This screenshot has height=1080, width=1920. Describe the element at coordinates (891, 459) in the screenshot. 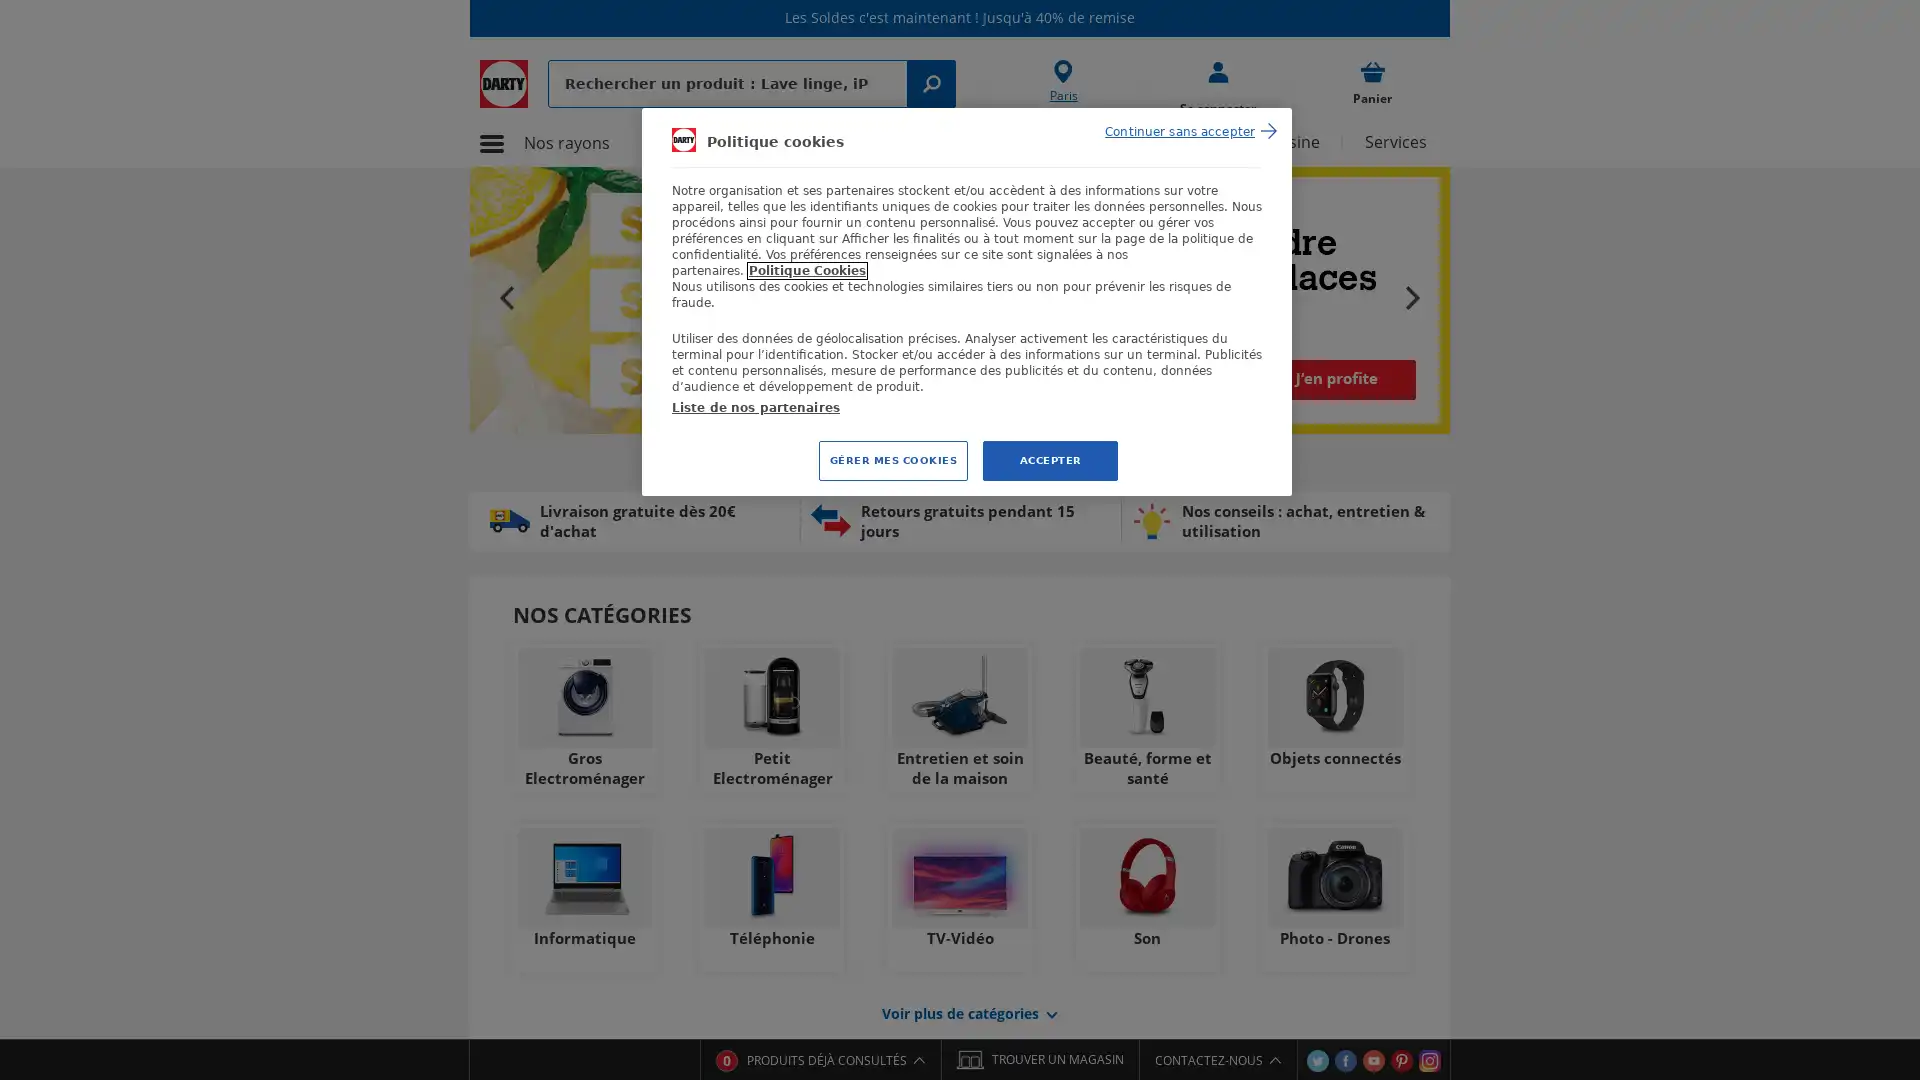

I see `GERER MES COOKIES` at that location.